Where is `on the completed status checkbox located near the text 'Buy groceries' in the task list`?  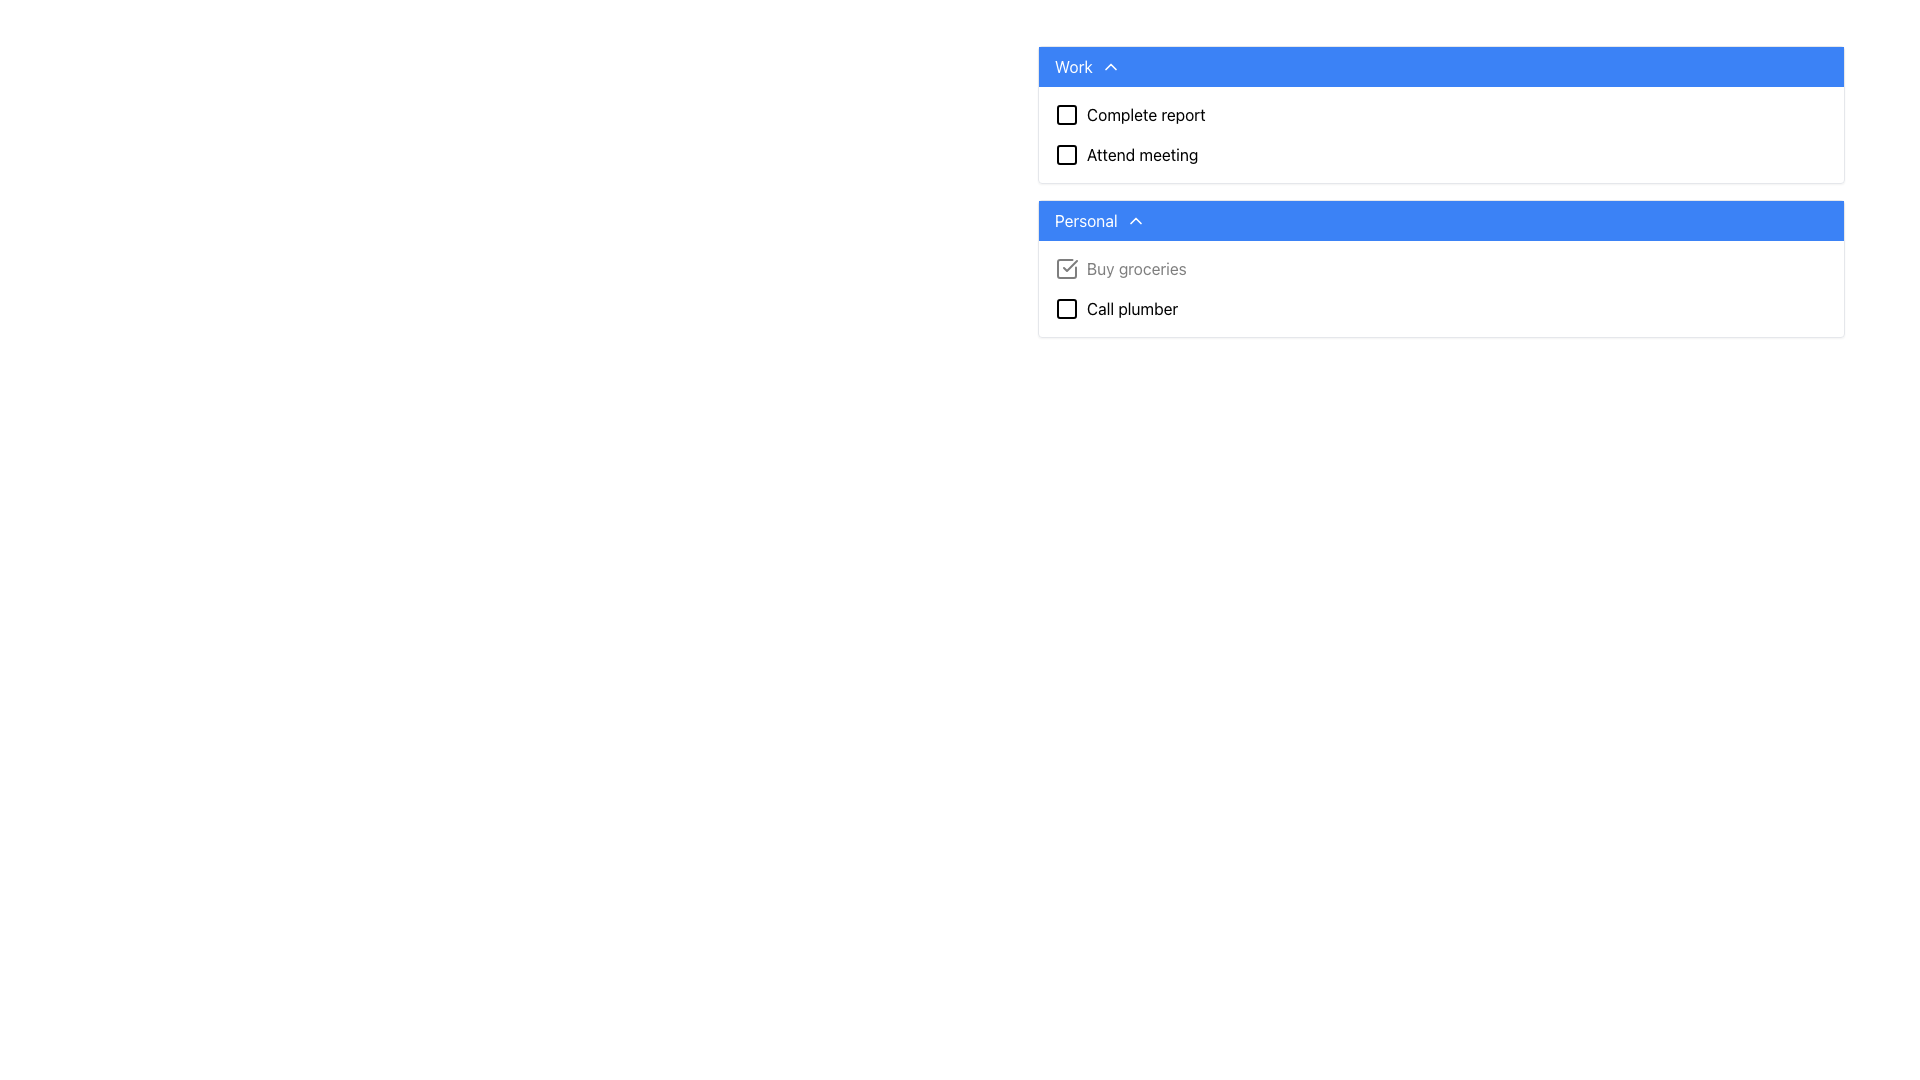 on the completed status checkbox located near the text 'Buy groceries' in the task list is located at coordinates (1065, 268).